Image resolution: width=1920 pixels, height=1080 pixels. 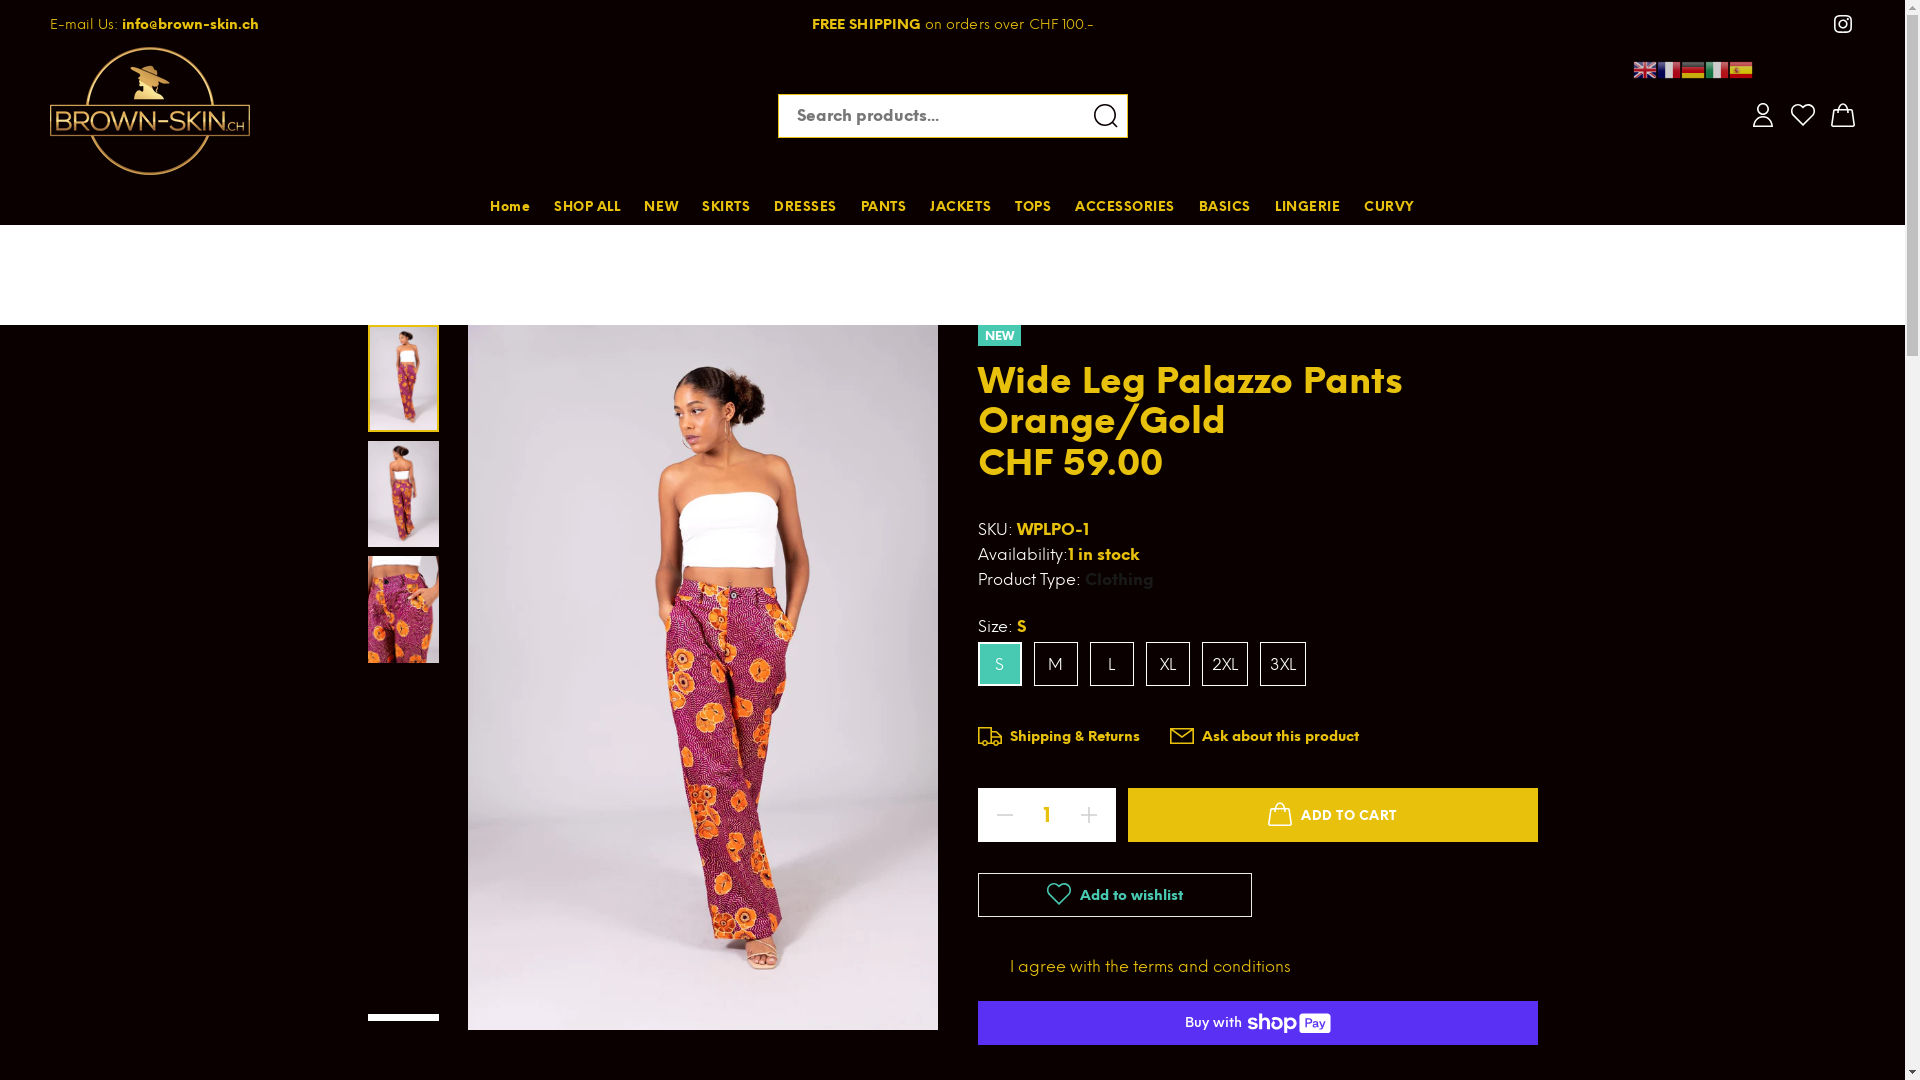 What do you see at coordinates (978, 893) in the screenshot?
I see `'Add to wishlist'` at bounding box center [978, 893].